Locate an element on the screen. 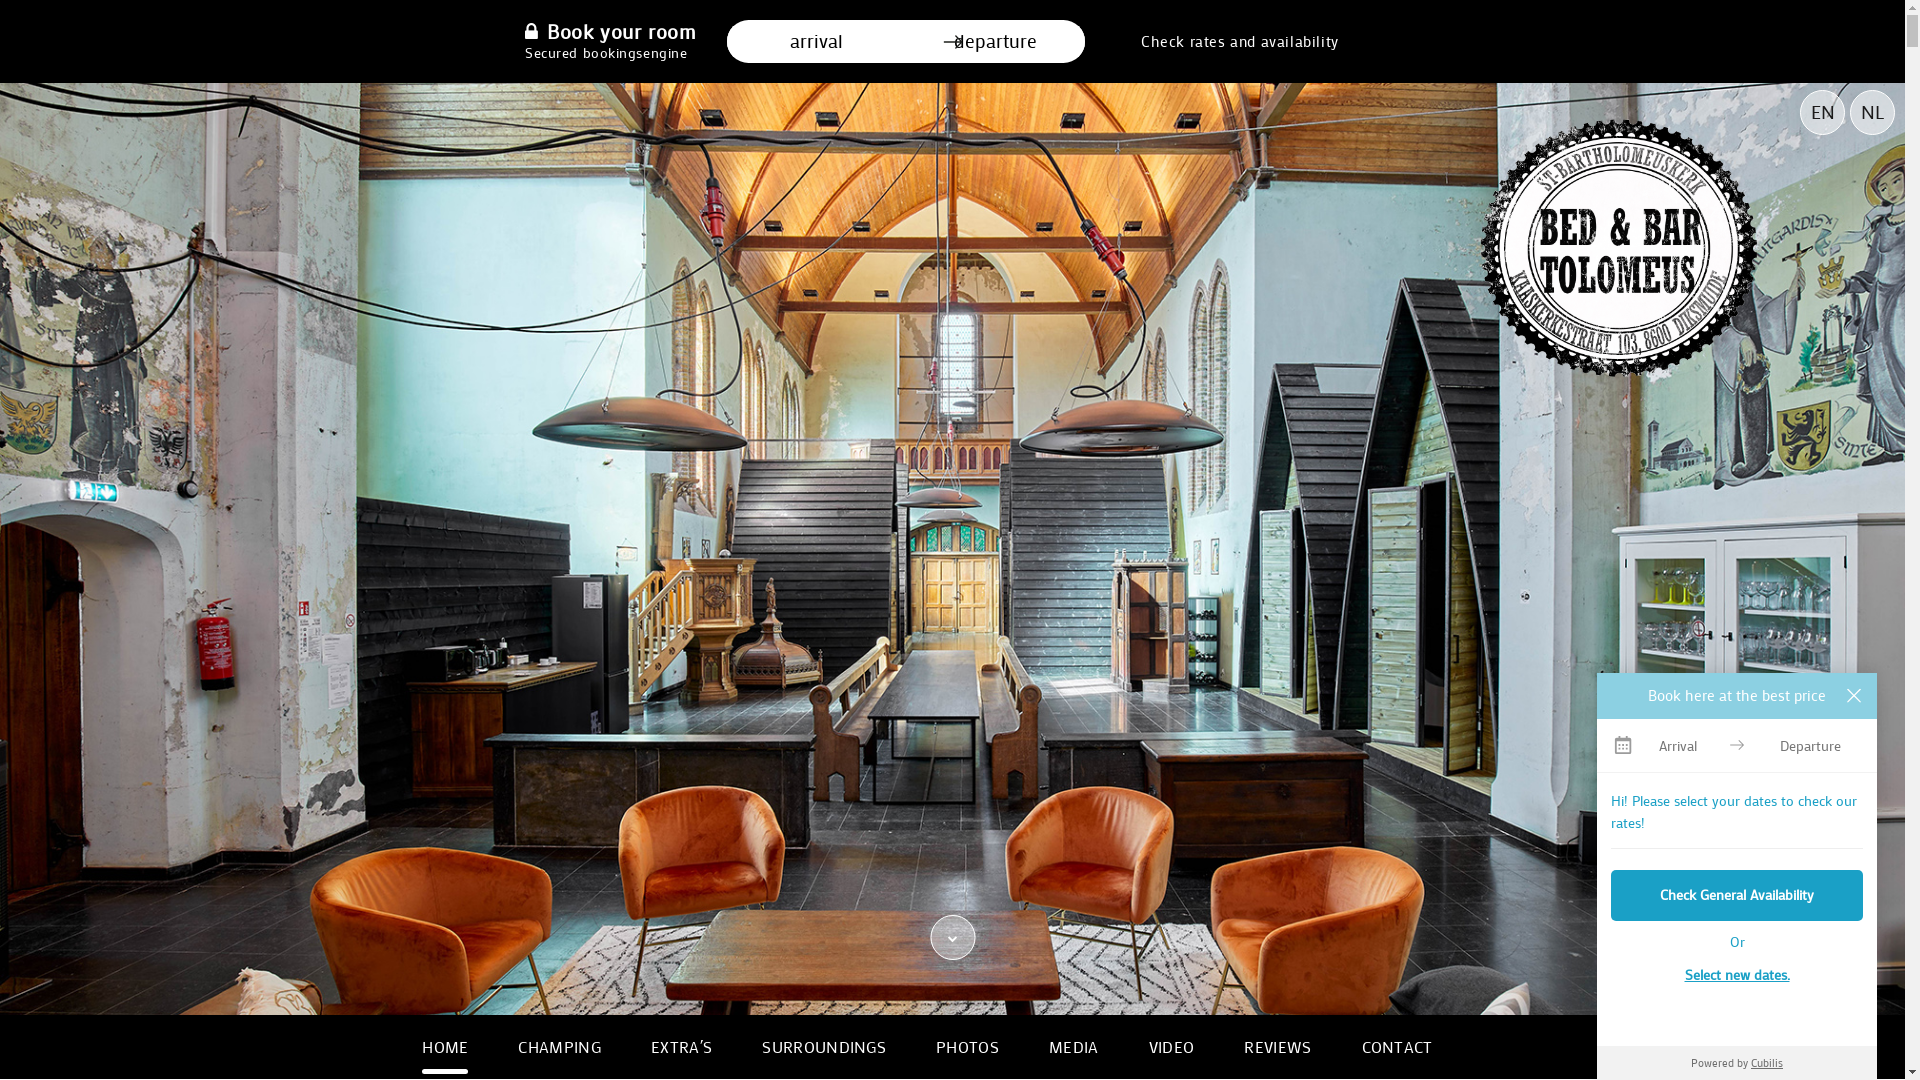  'CONTACT' is located at coordinates (1396, 1045).